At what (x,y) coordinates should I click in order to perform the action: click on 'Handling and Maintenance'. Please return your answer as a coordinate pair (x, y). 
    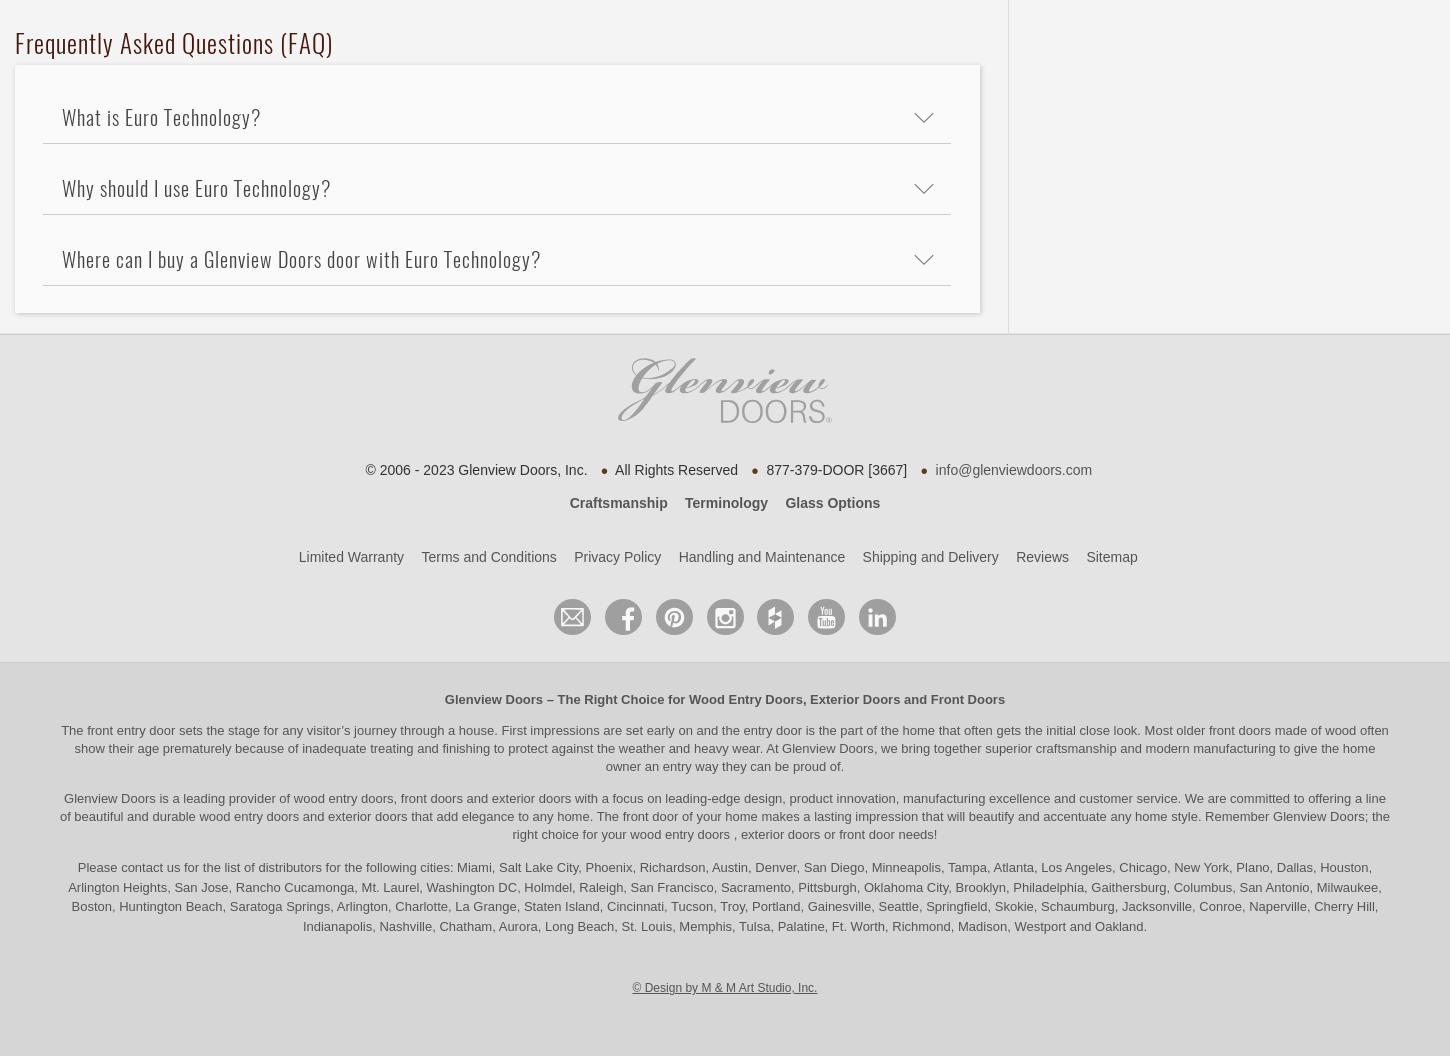
    Looking at the image, I should click on (677, 555).